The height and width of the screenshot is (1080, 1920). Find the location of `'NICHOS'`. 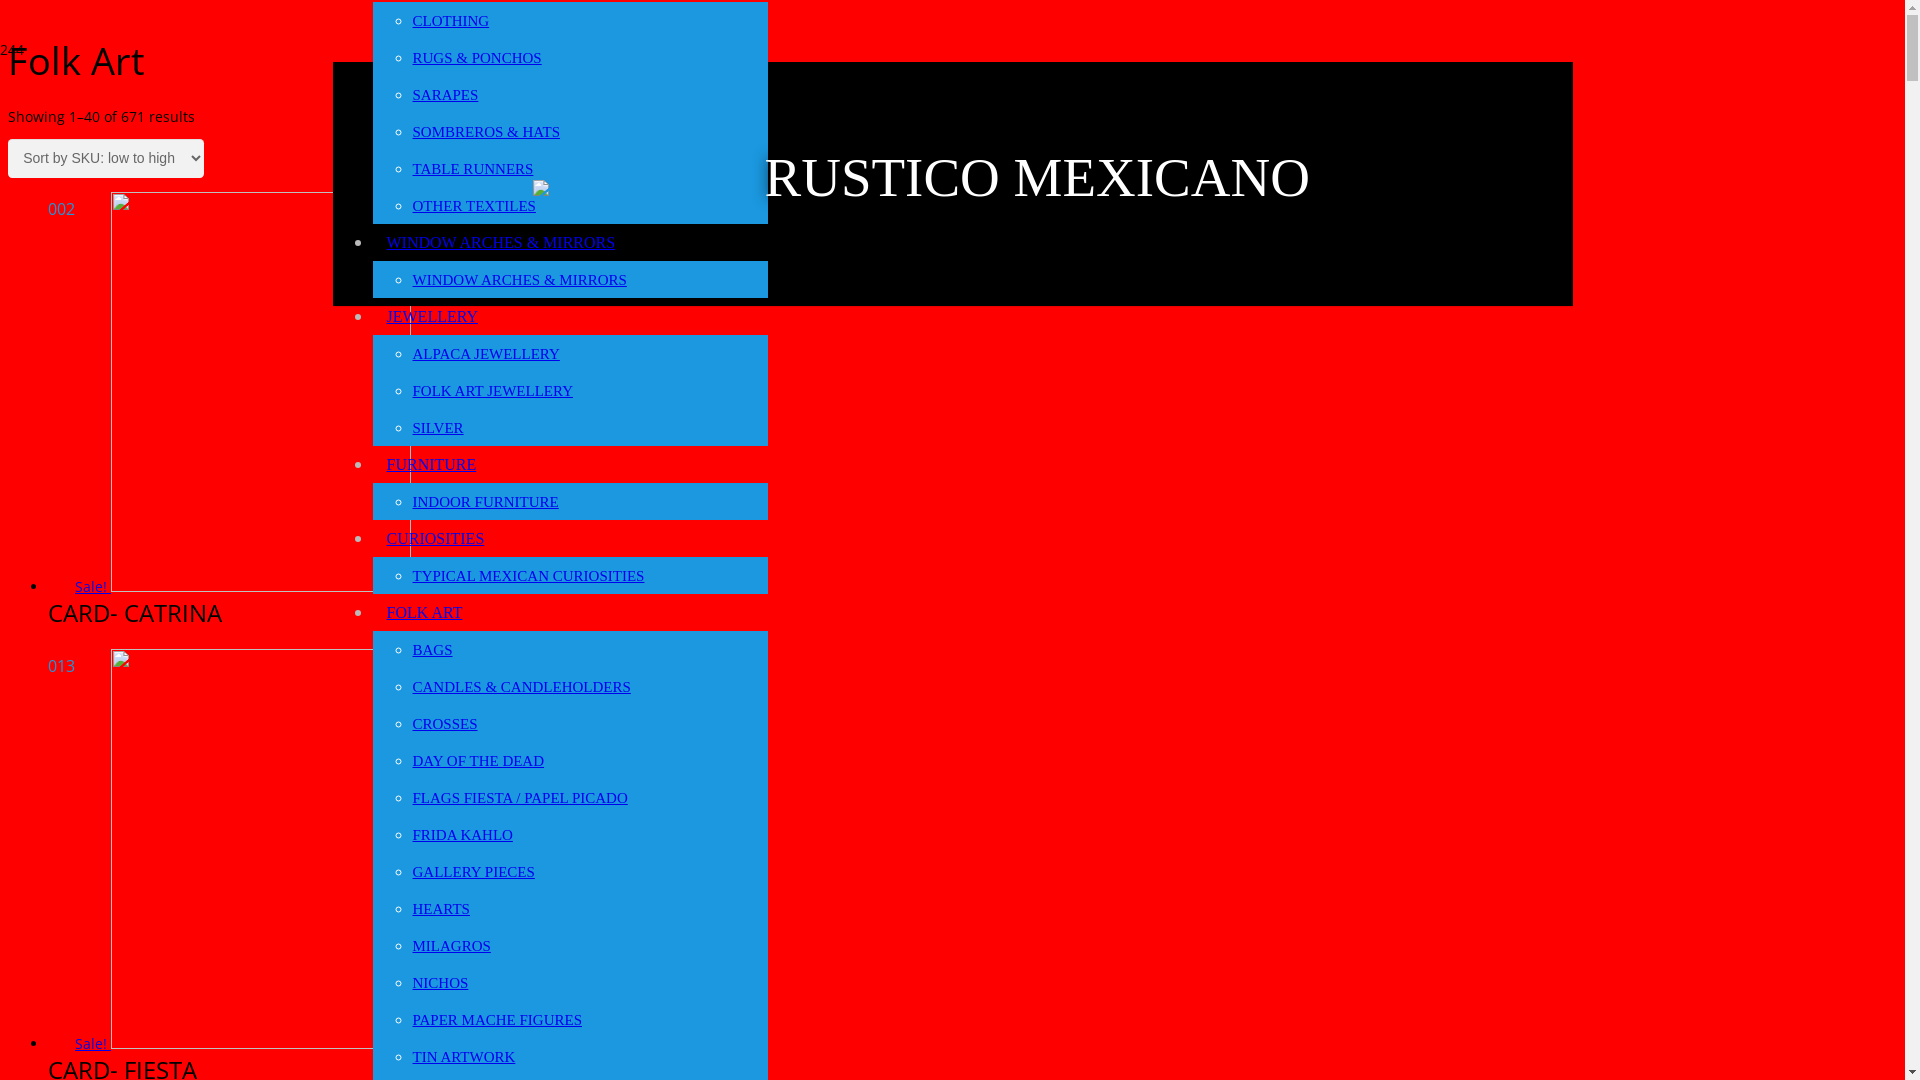

'NICHOS' is located at coordinates (439, 982).